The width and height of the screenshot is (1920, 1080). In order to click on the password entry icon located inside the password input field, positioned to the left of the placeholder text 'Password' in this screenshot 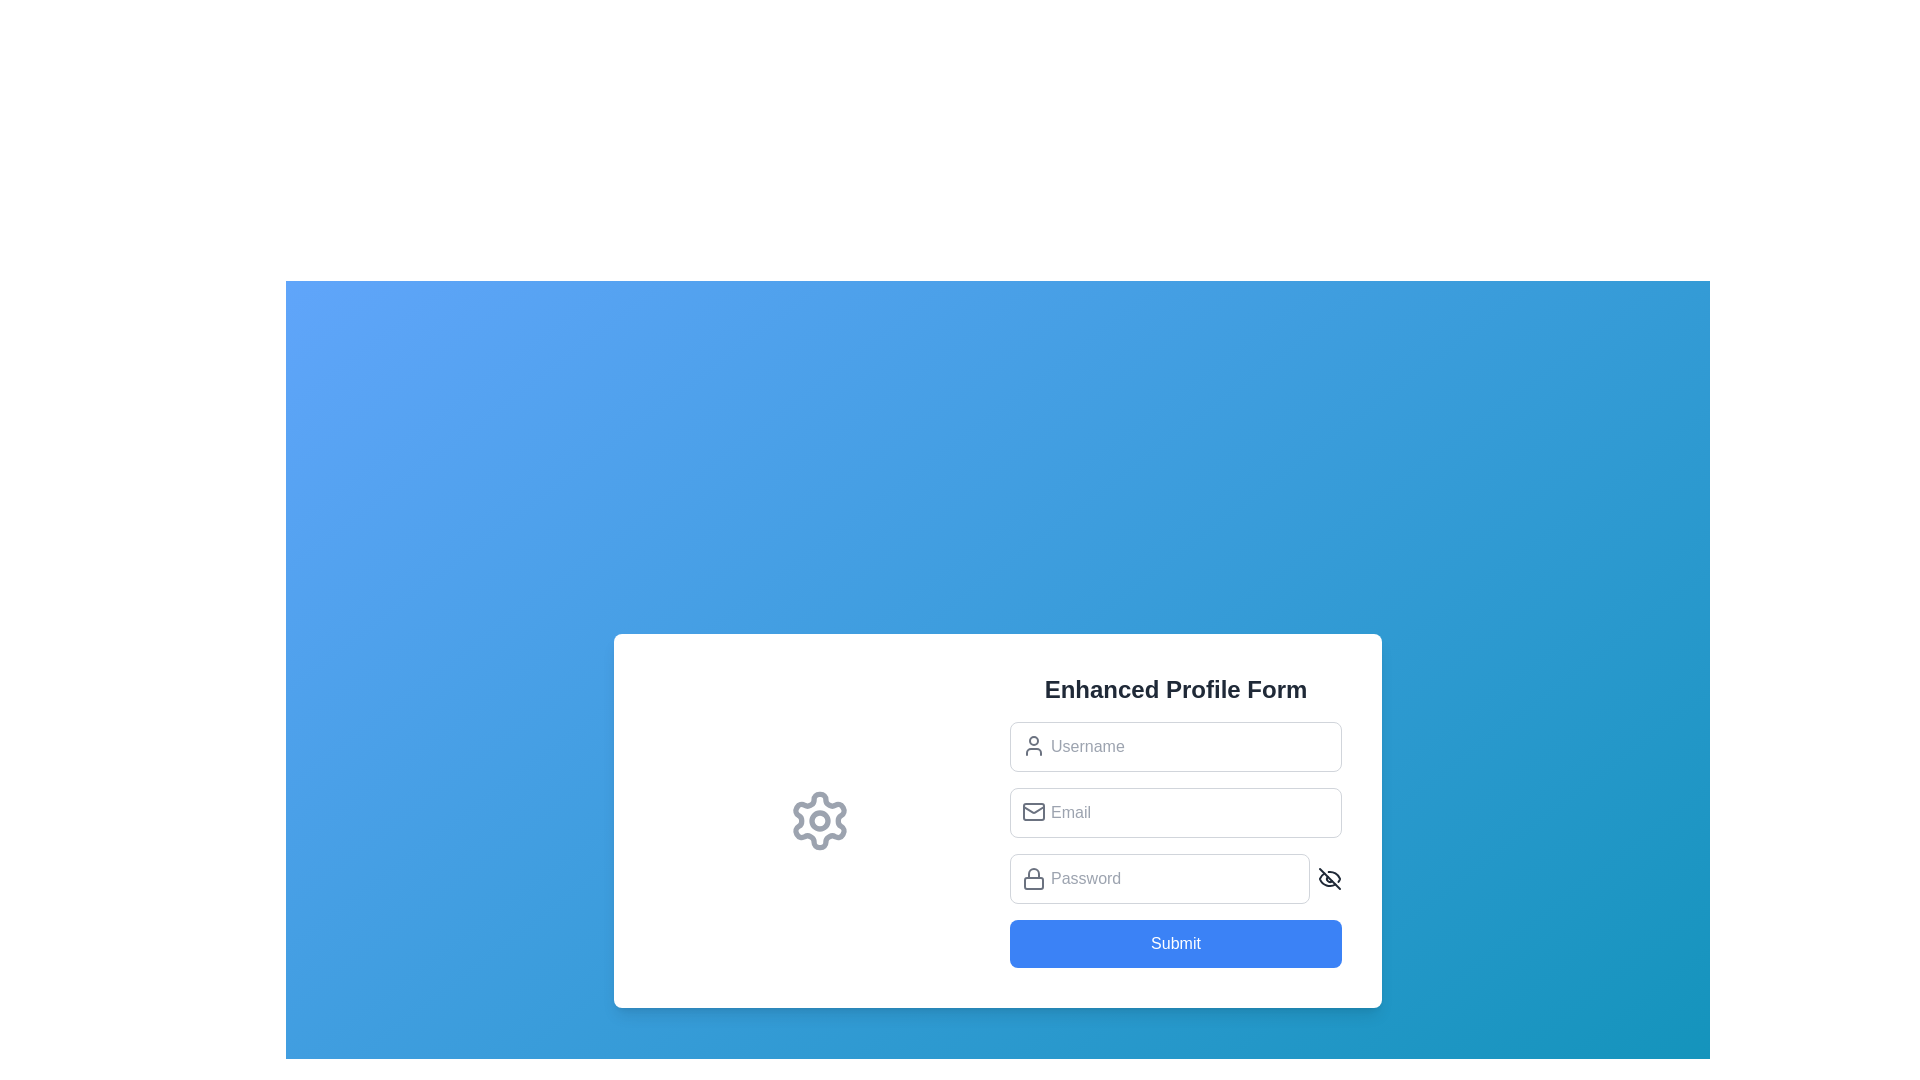, I will do `click(1033, 878)`.